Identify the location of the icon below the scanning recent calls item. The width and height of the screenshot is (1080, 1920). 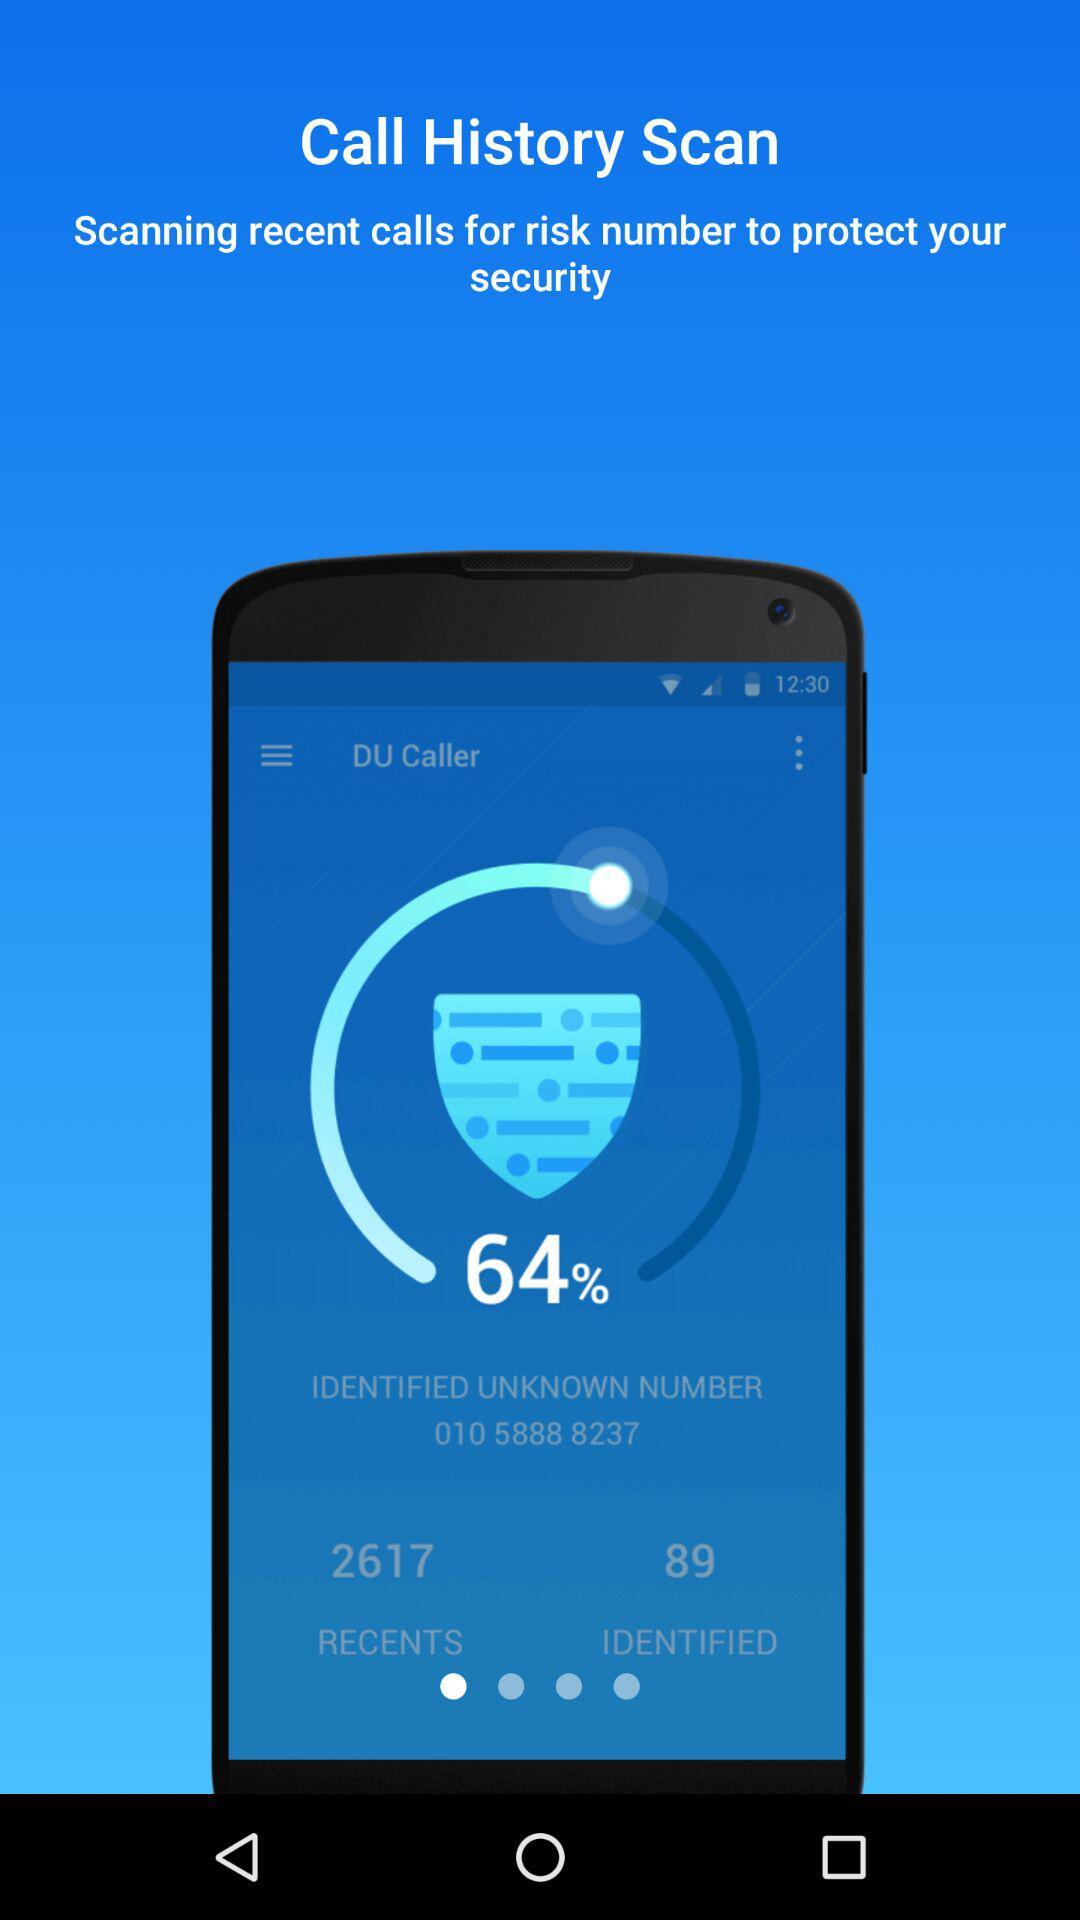
(510, 1685).